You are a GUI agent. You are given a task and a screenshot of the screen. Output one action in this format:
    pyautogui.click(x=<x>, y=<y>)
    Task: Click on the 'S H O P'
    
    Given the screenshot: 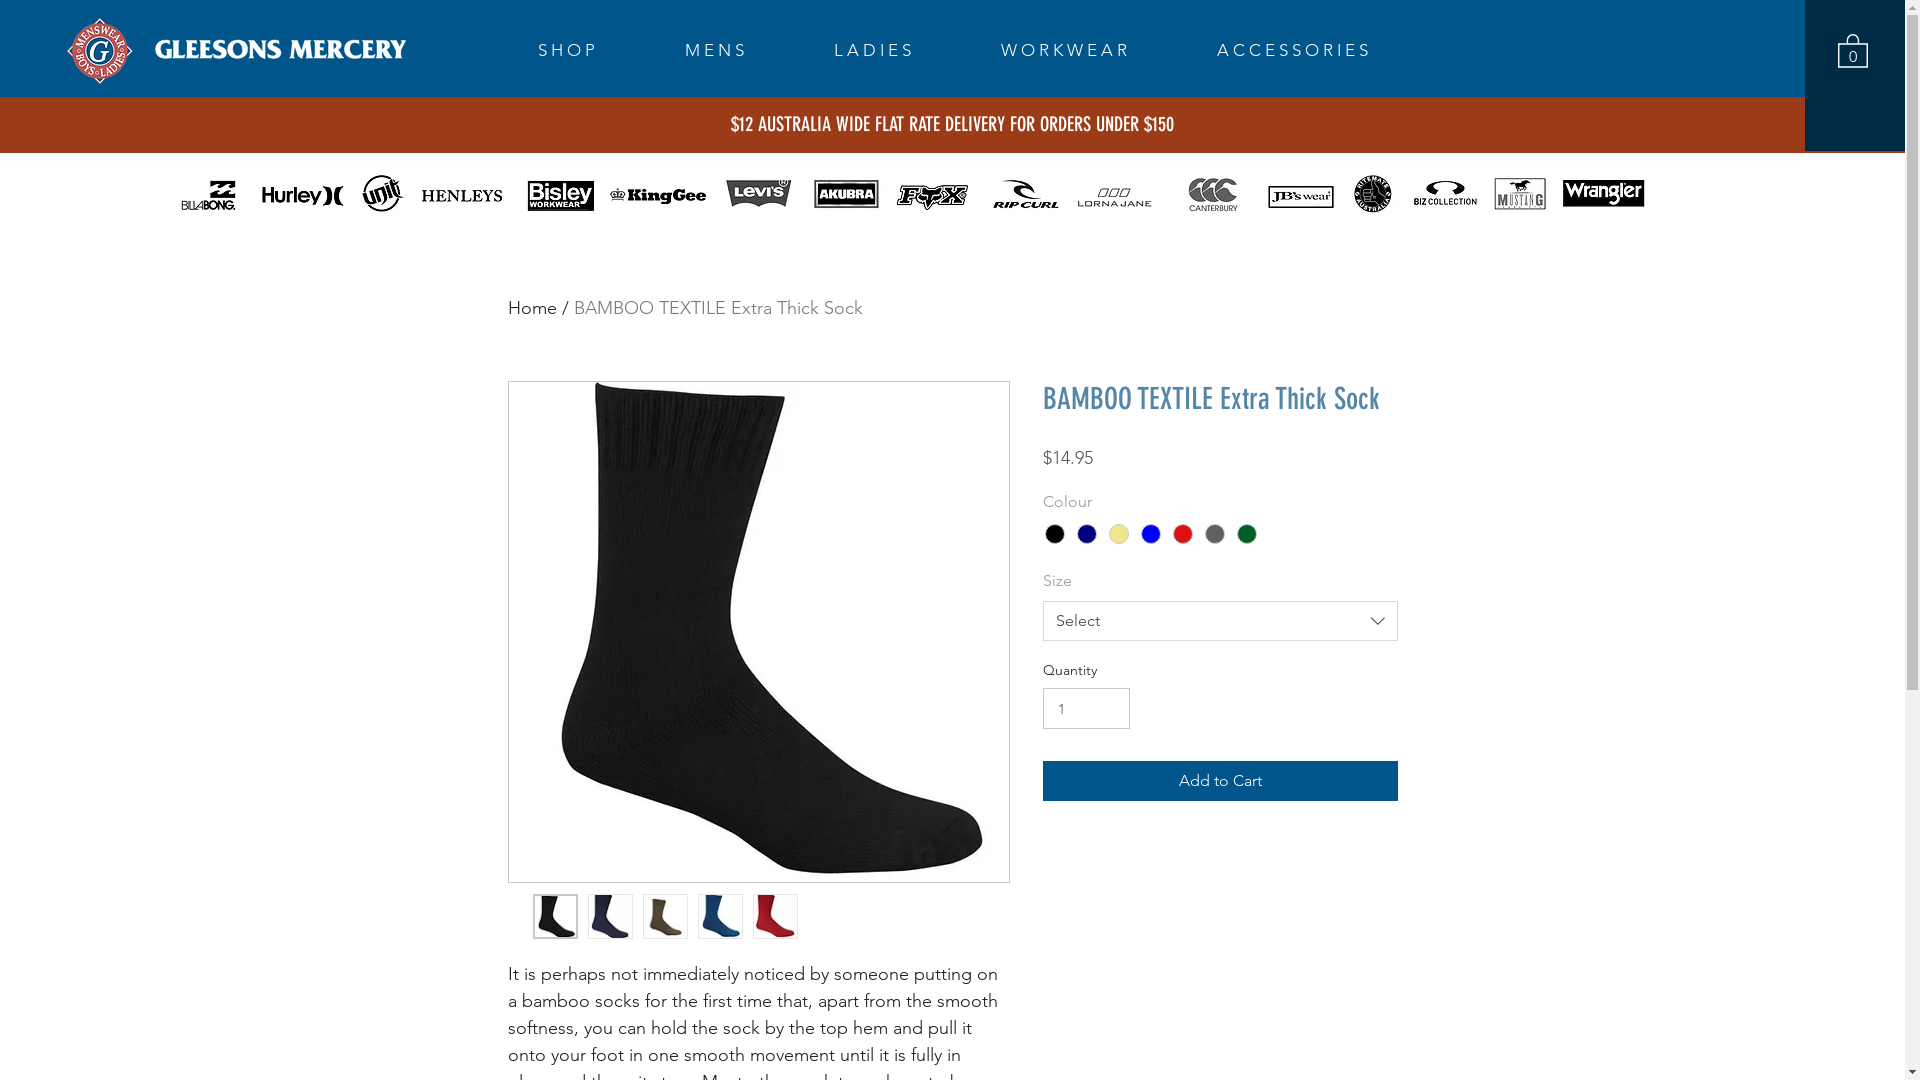 What is the action you would take?
    pyautogui.click(x=522, y=49)
    